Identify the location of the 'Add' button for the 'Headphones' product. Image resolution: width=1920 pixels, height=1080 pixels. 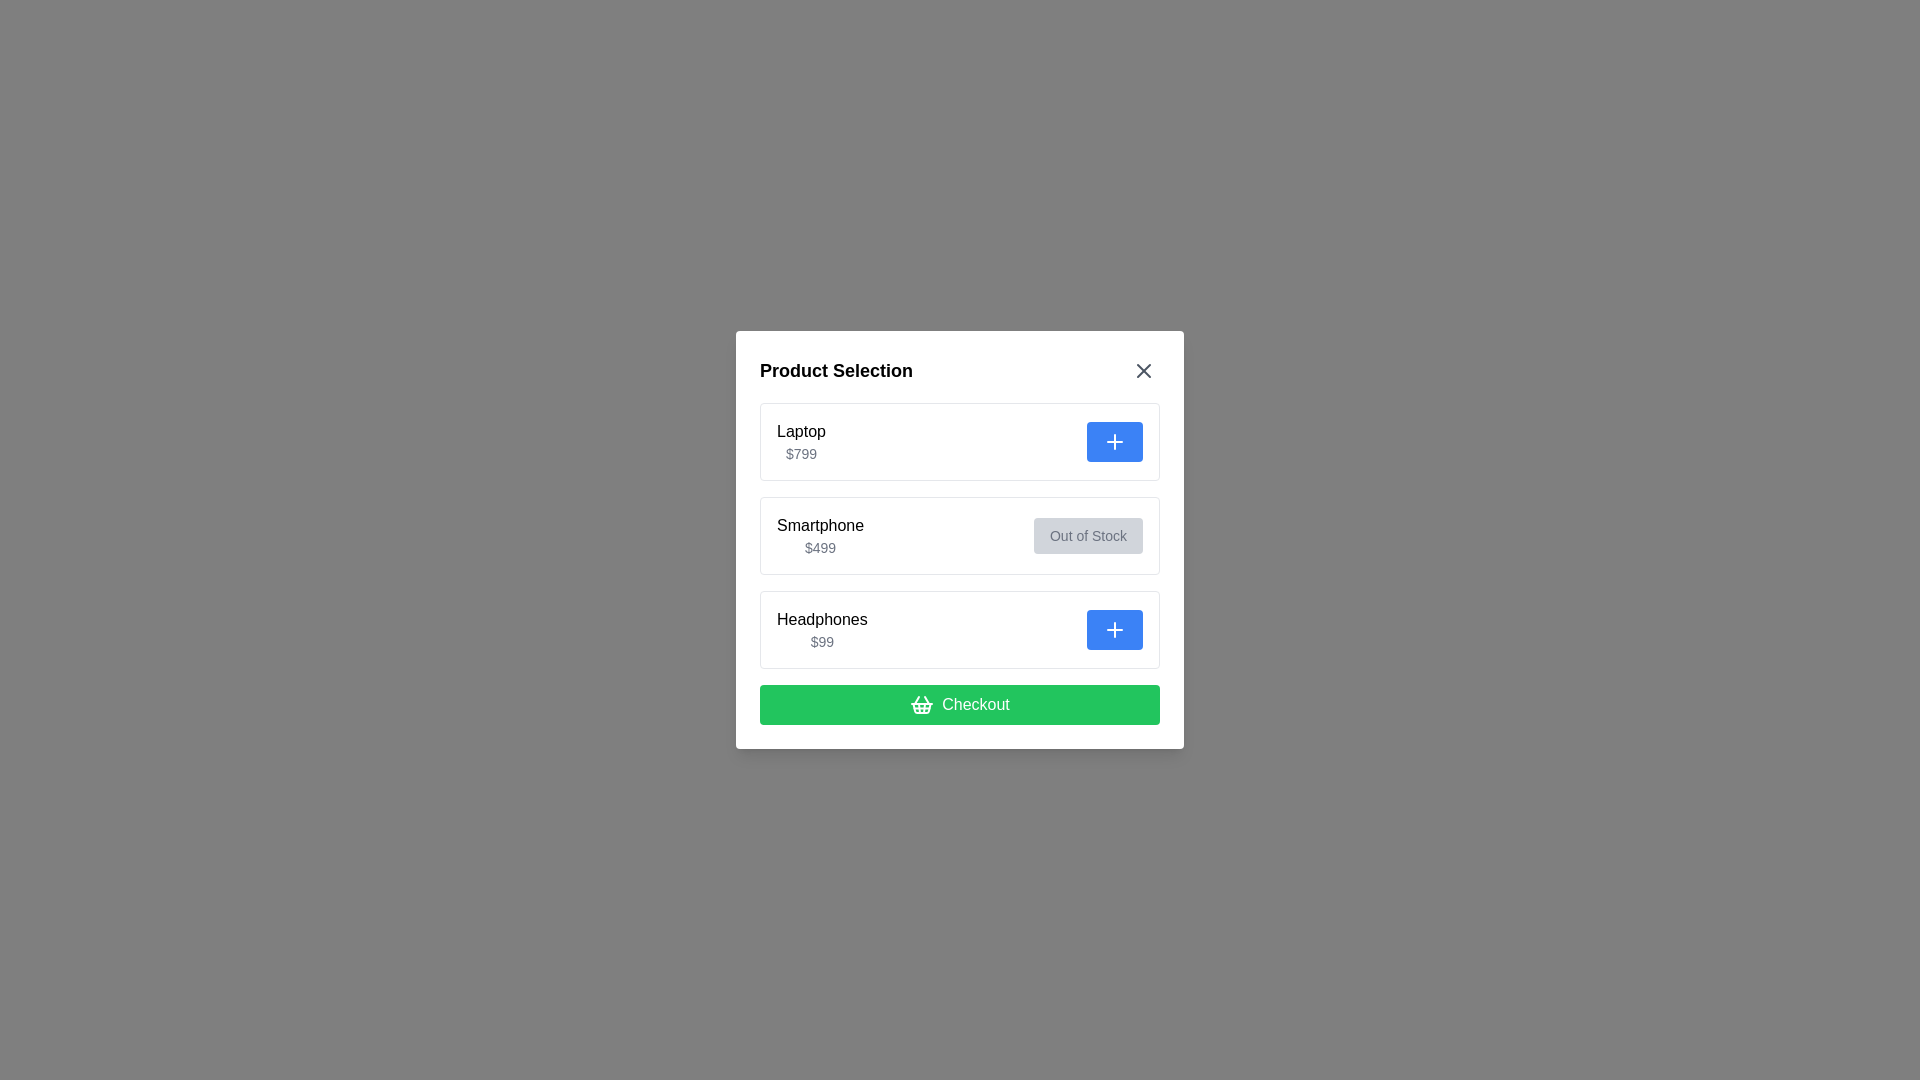
(1113, 628).